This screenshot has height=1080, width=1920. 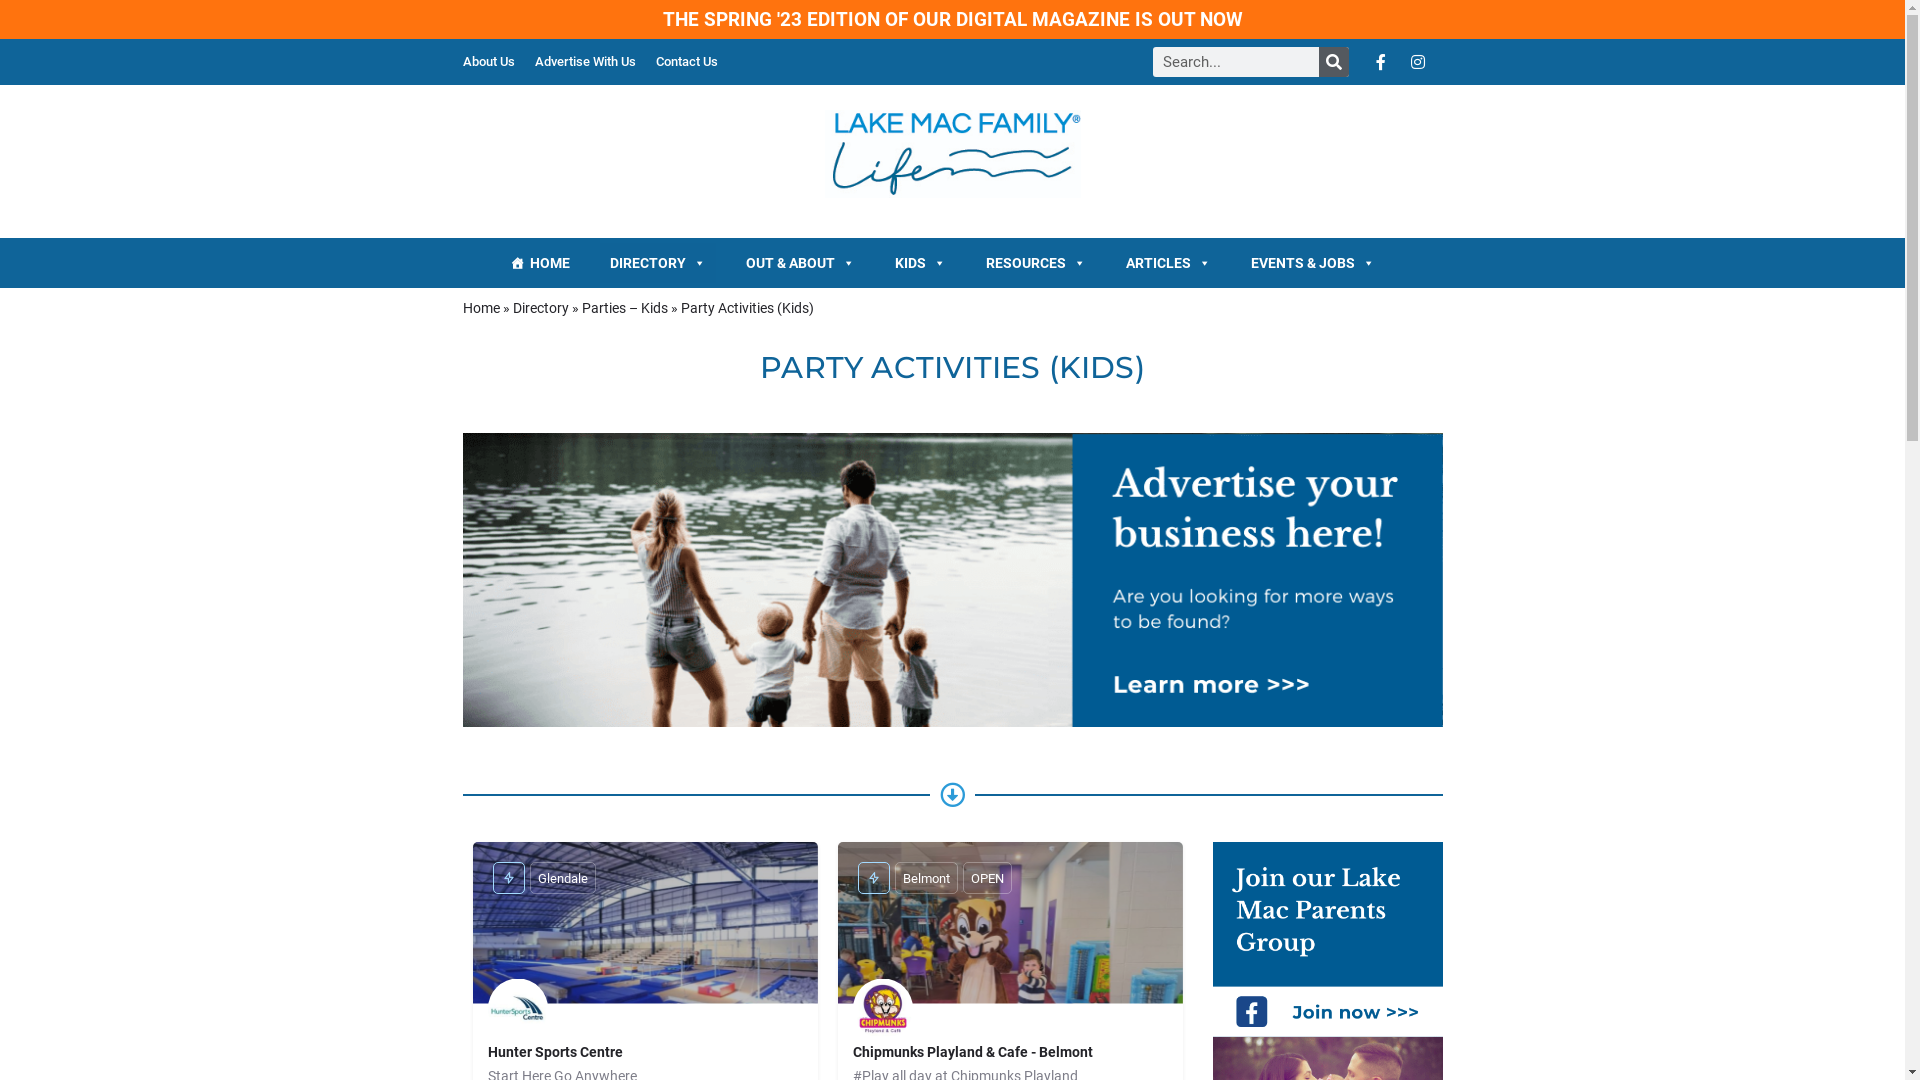 What do you see at coordinates (1168, 261) in the screenshot?
I see `'ARTICLES'` at bounding box center [1168, 261].